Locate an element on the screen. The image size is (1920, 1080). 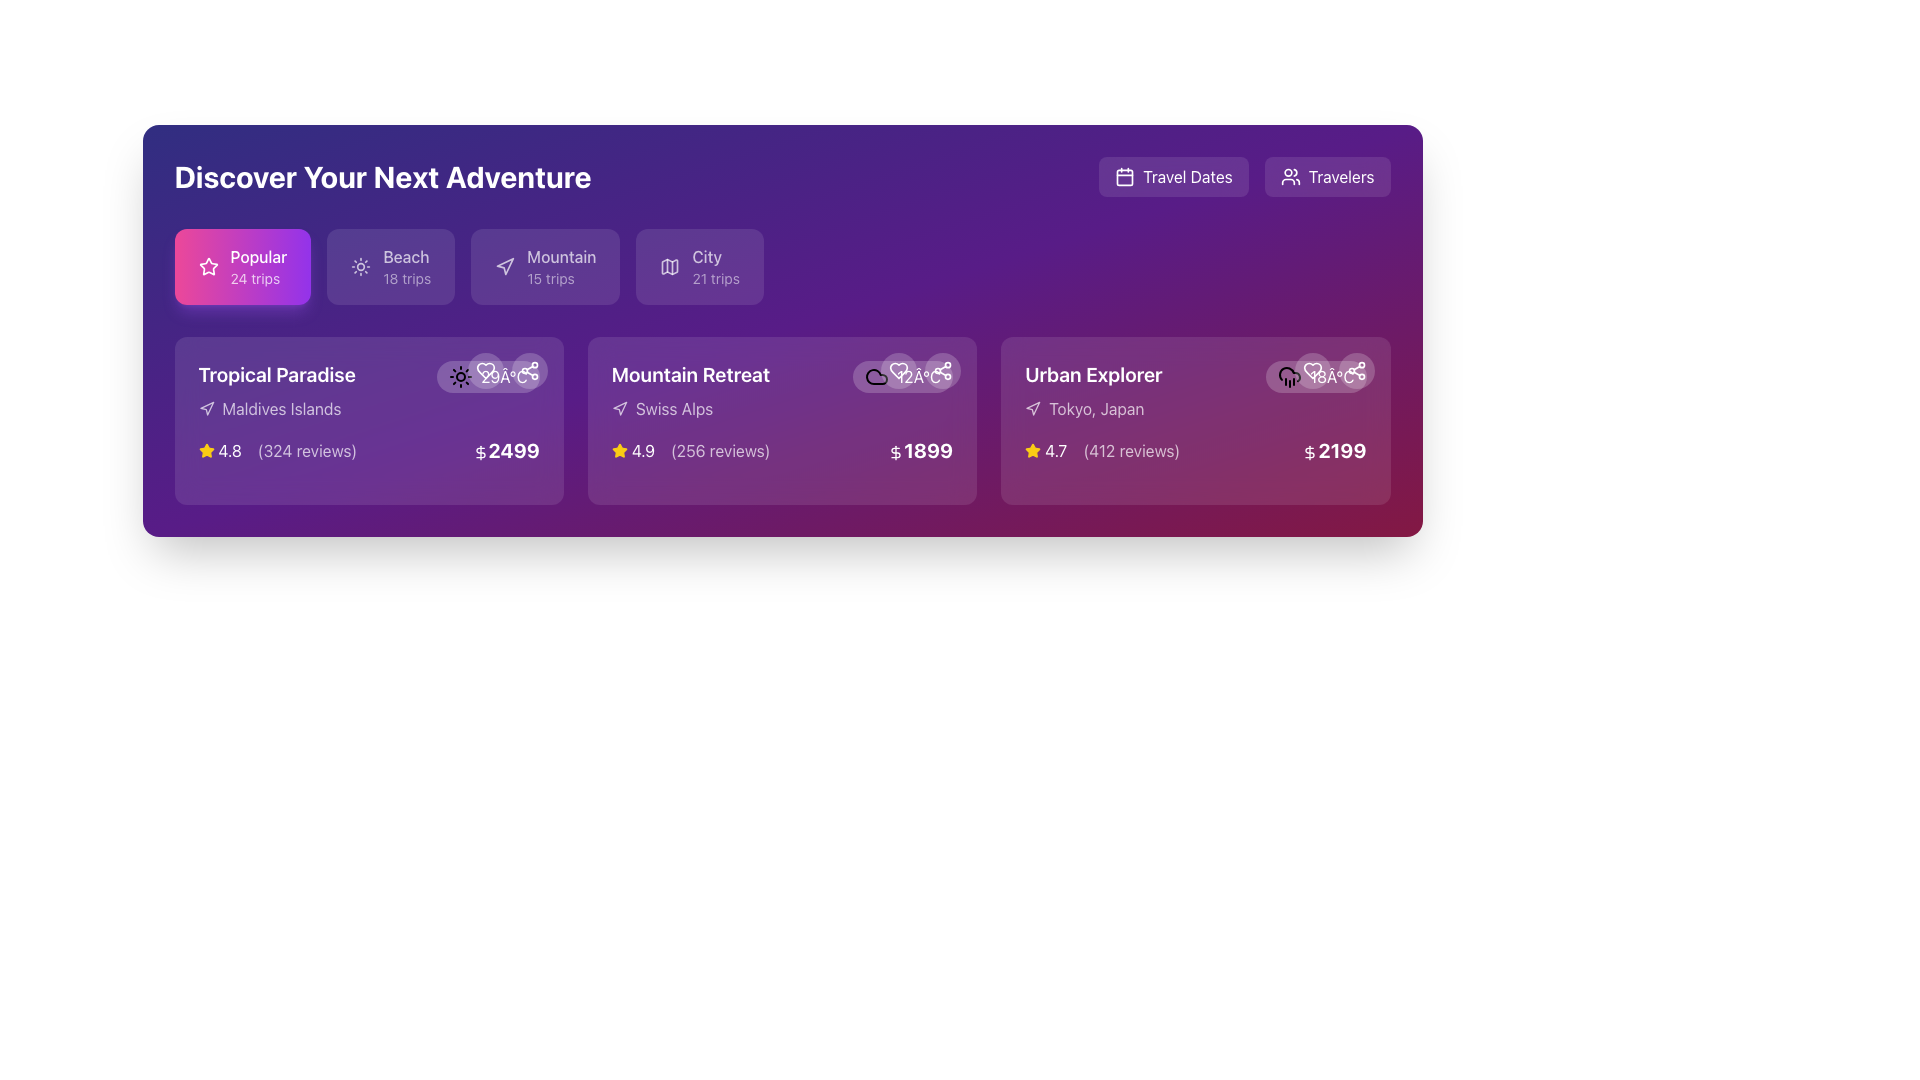
the star icon representing the rating of '4.8' beneath the 'Tropical Paradise' card, which is the first icon in the alignment of rating elements is located at coordinates (206, 451).